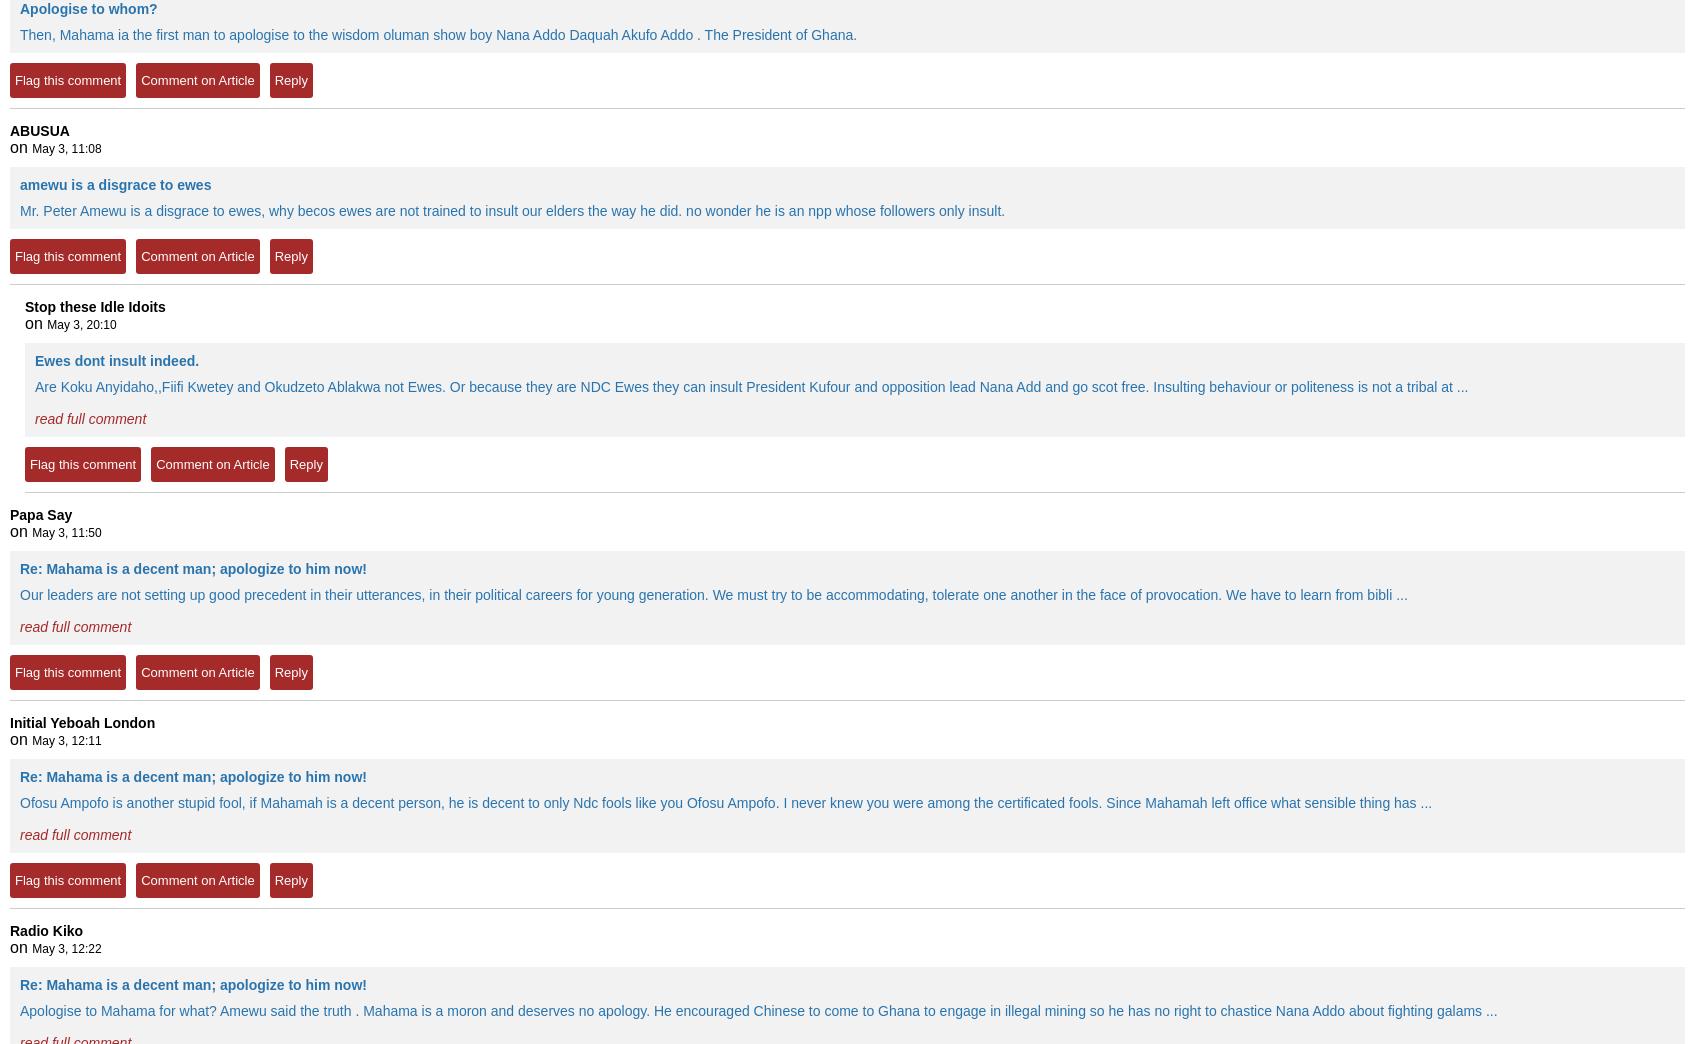  What do you see at coordinates (114, 183) in the screenshot?
I see `'amewu is a disgrace to ewes'` at bounding box center [114, 183].